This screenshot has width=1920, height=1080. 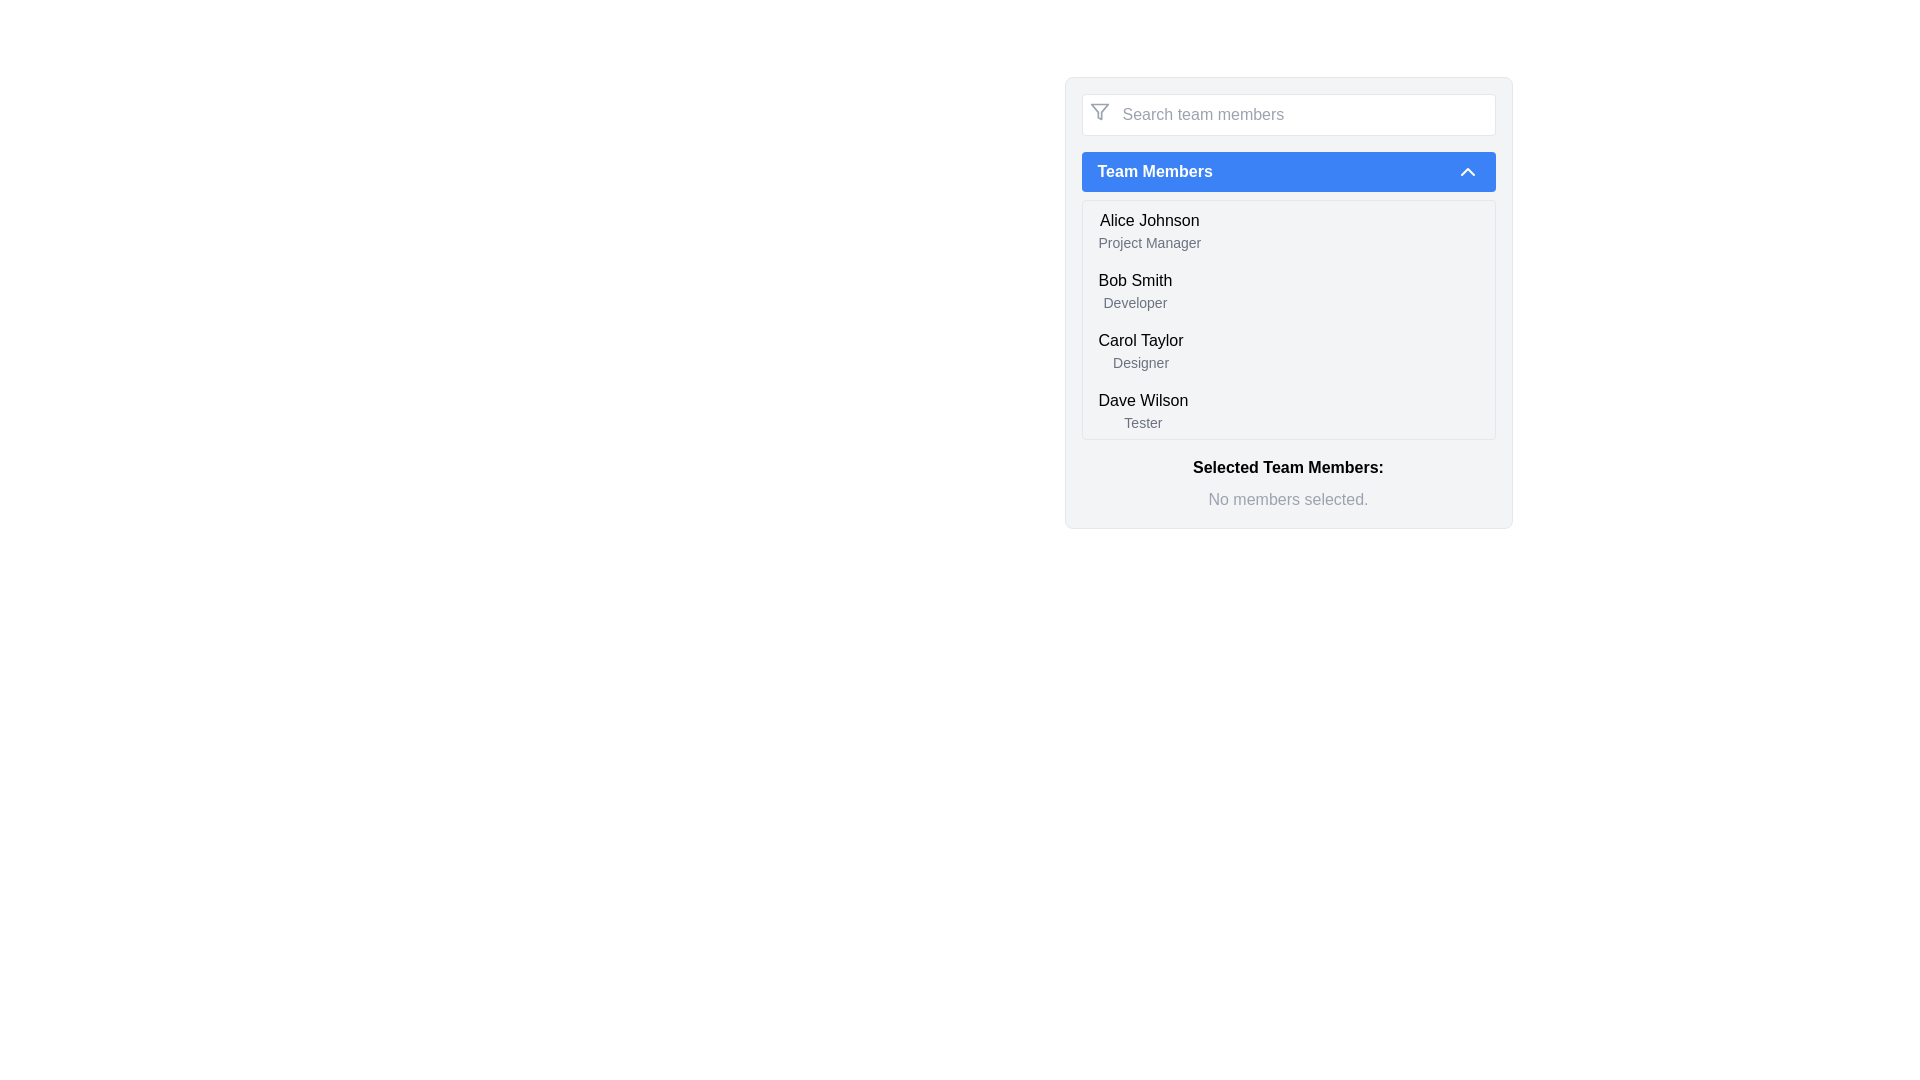 I want to click on the Text Label indicating that no team members have been selected, which is positioned below the 'Selected Team Members:' text and centered horizontally in the team member selection area, so click(x=1288, y=499).